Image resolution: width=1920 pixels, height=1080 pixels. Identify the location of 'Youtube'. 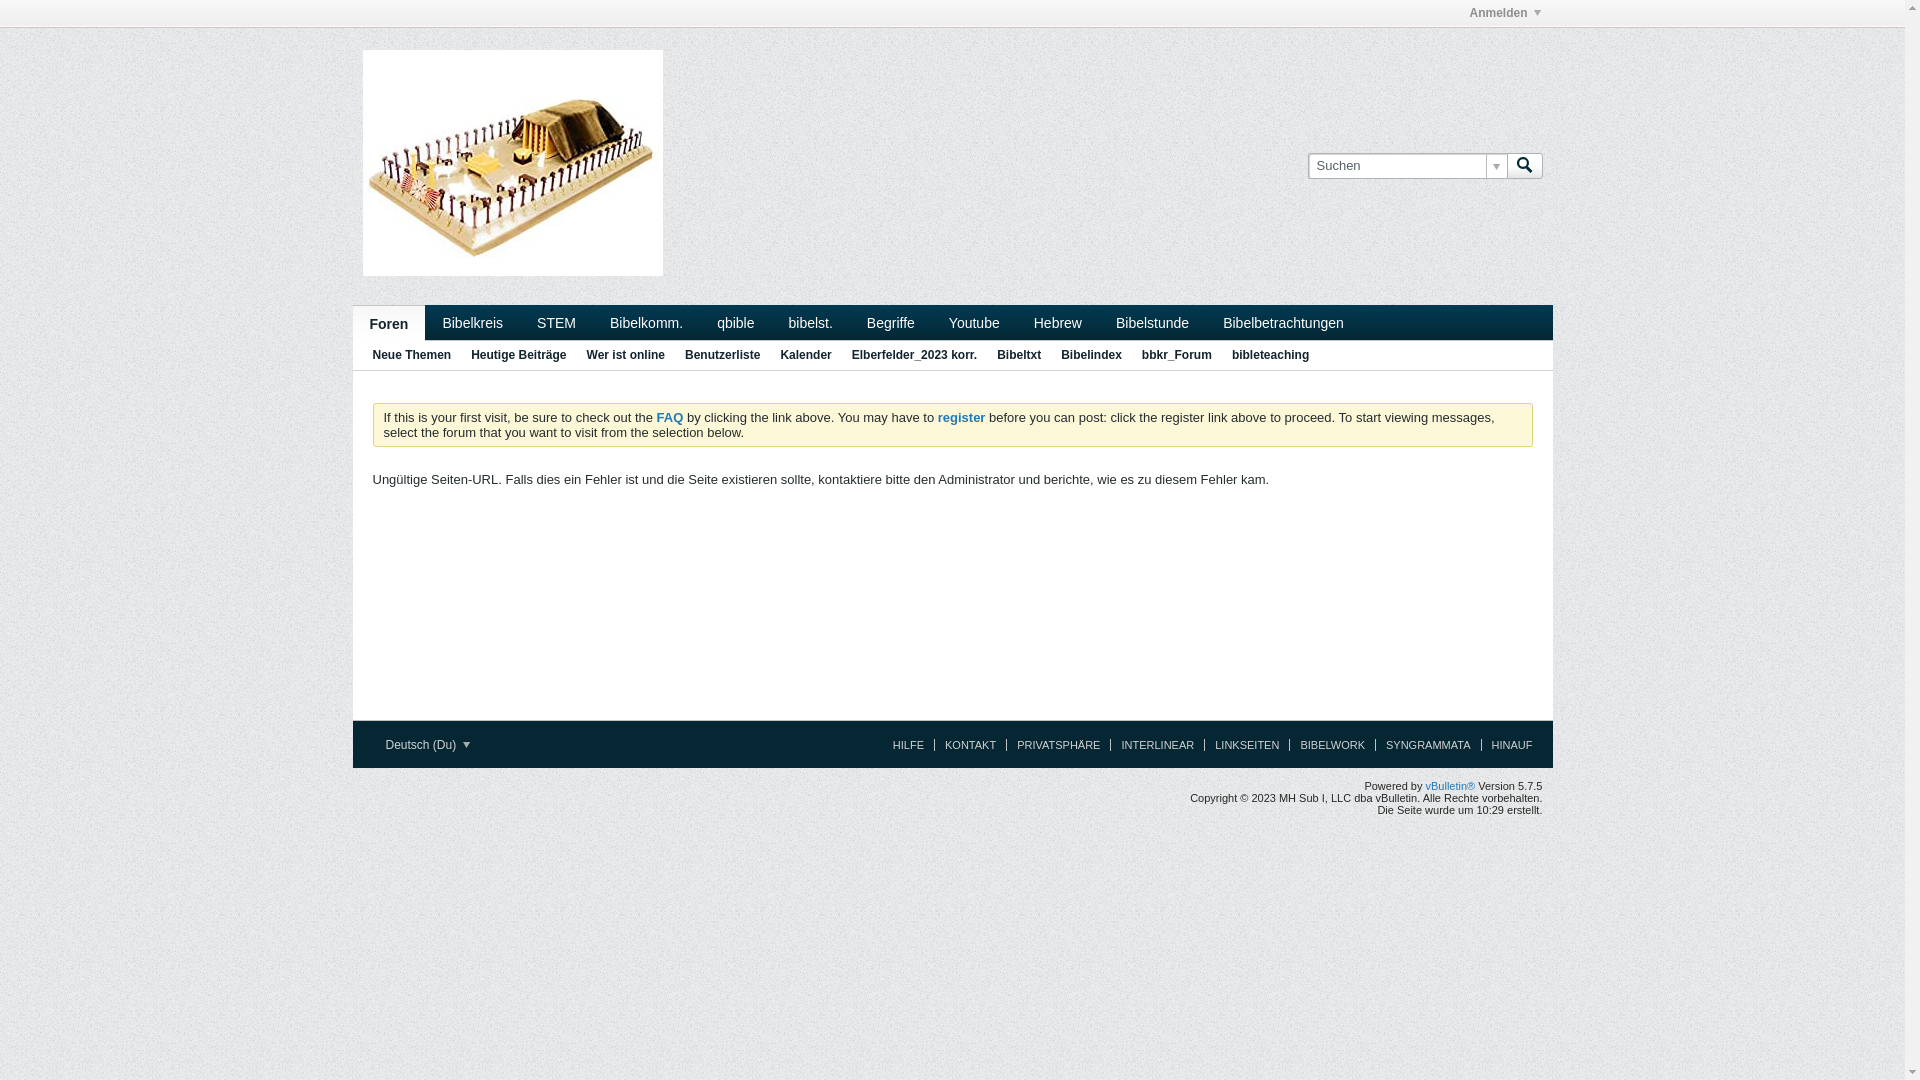
(974, 321).